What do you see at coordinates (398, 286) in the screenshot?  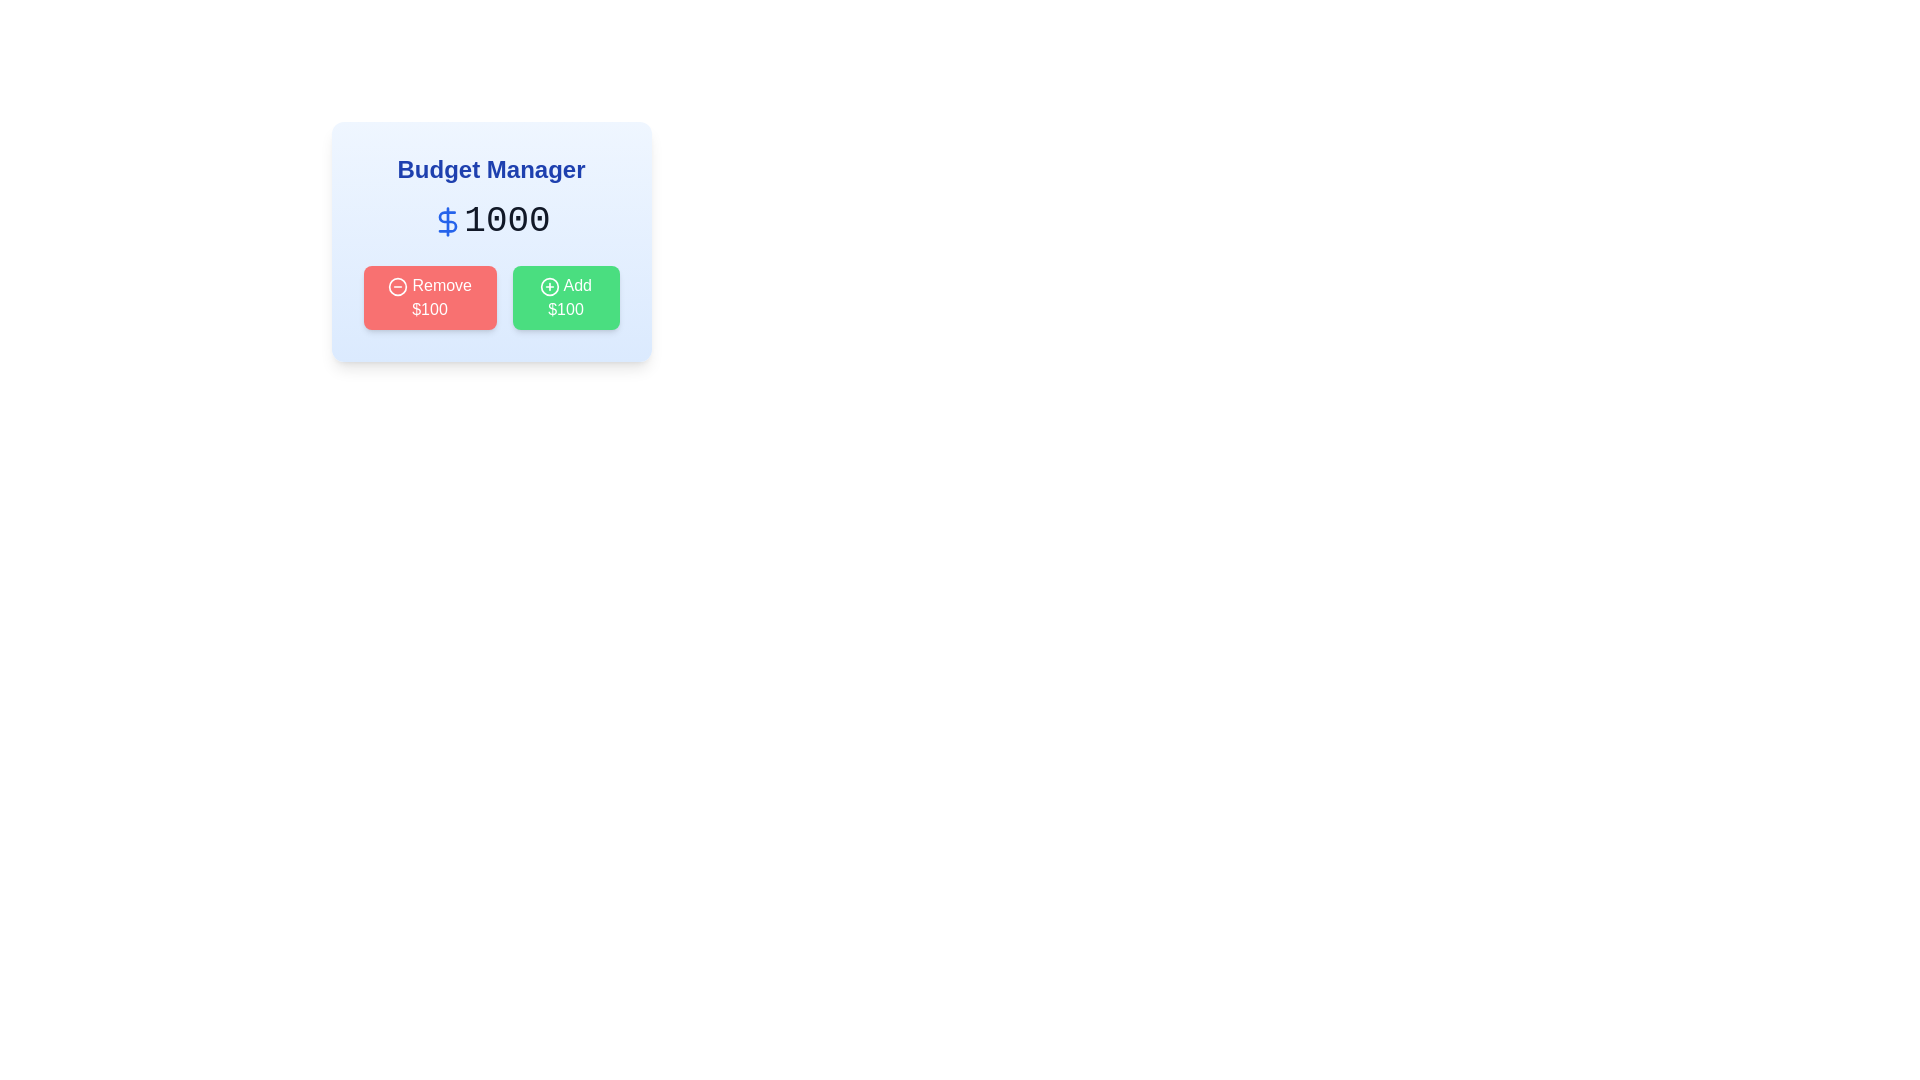 I see `the circular icon with a minus symbol that is part of the 'Remove $100' button located below the 'Budget Manager' heading` at bounding box center [398, 286].